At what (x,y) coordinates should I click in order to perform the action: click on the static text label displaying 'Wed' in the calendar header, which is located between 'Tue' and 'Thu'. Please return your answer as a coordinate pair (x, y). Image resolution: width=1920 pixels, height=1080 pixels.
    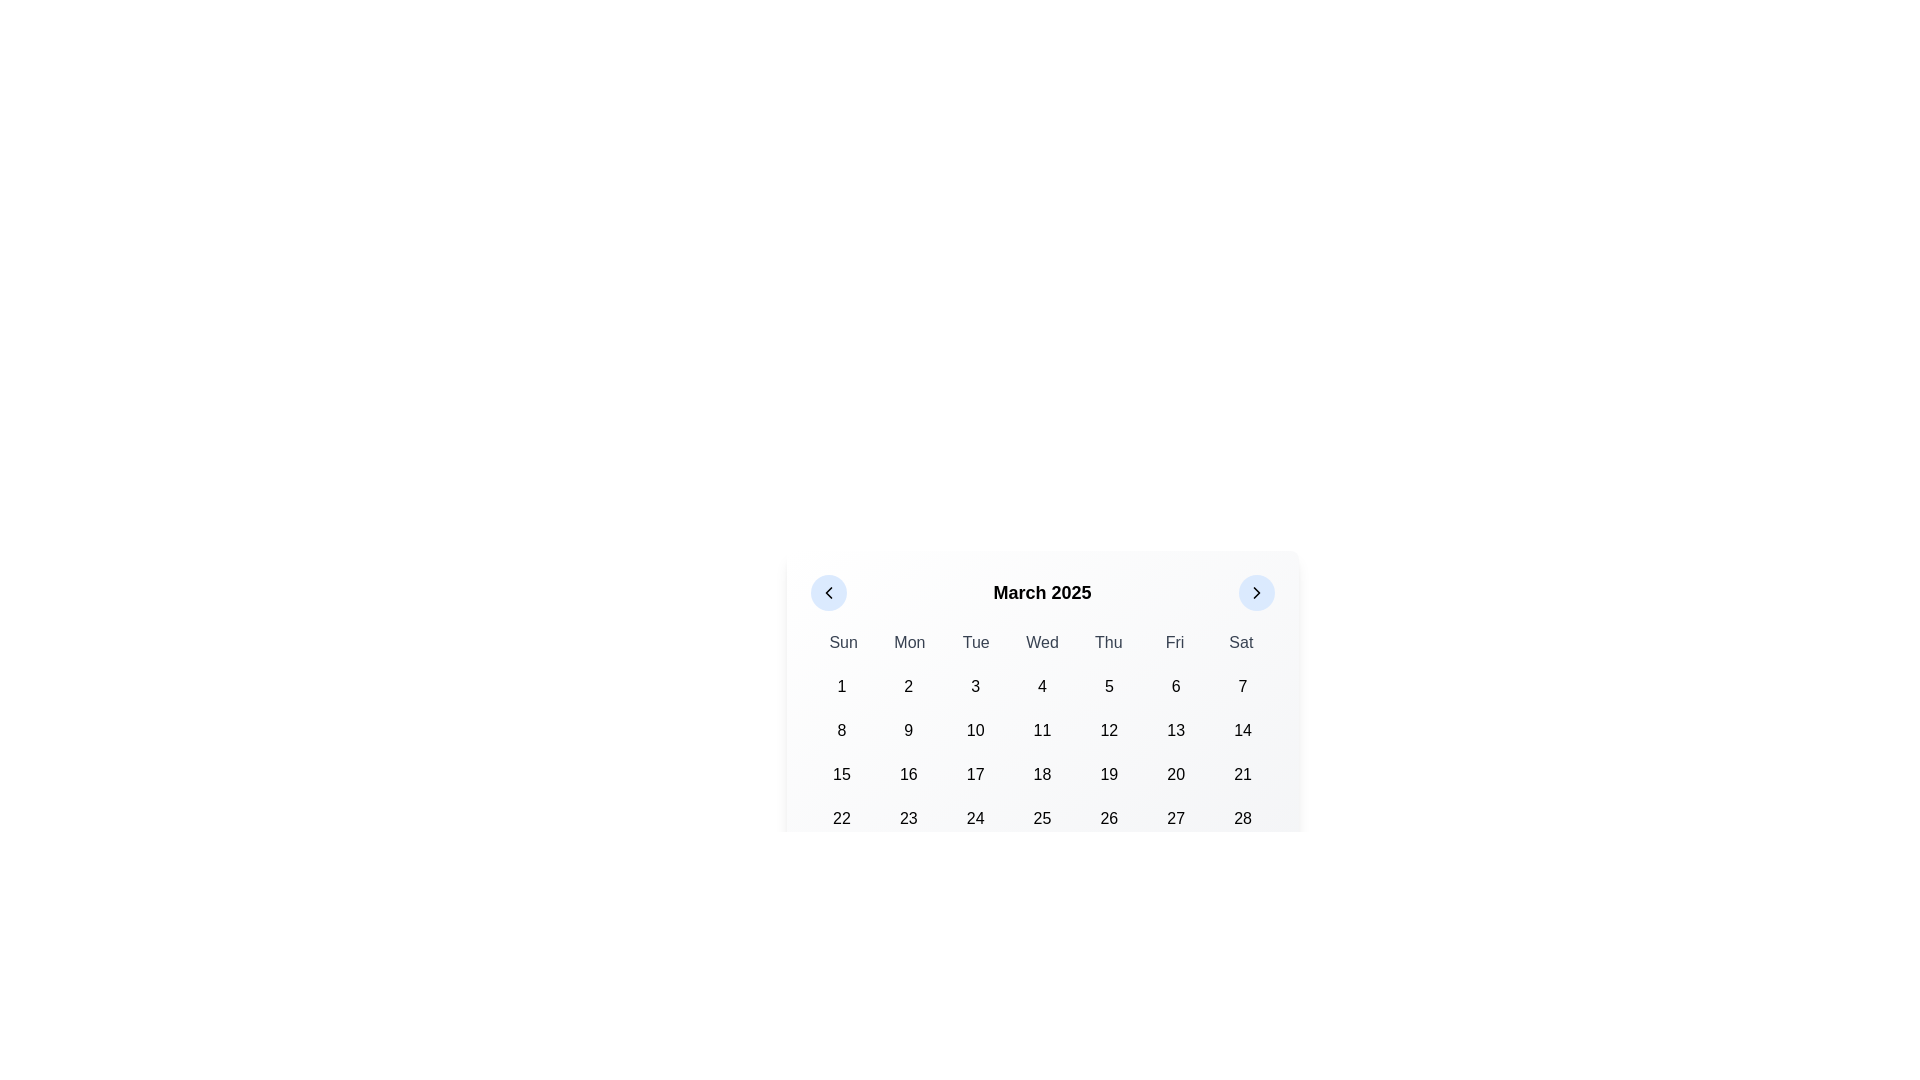
    Looking at the image, I should click on (1041, 643).